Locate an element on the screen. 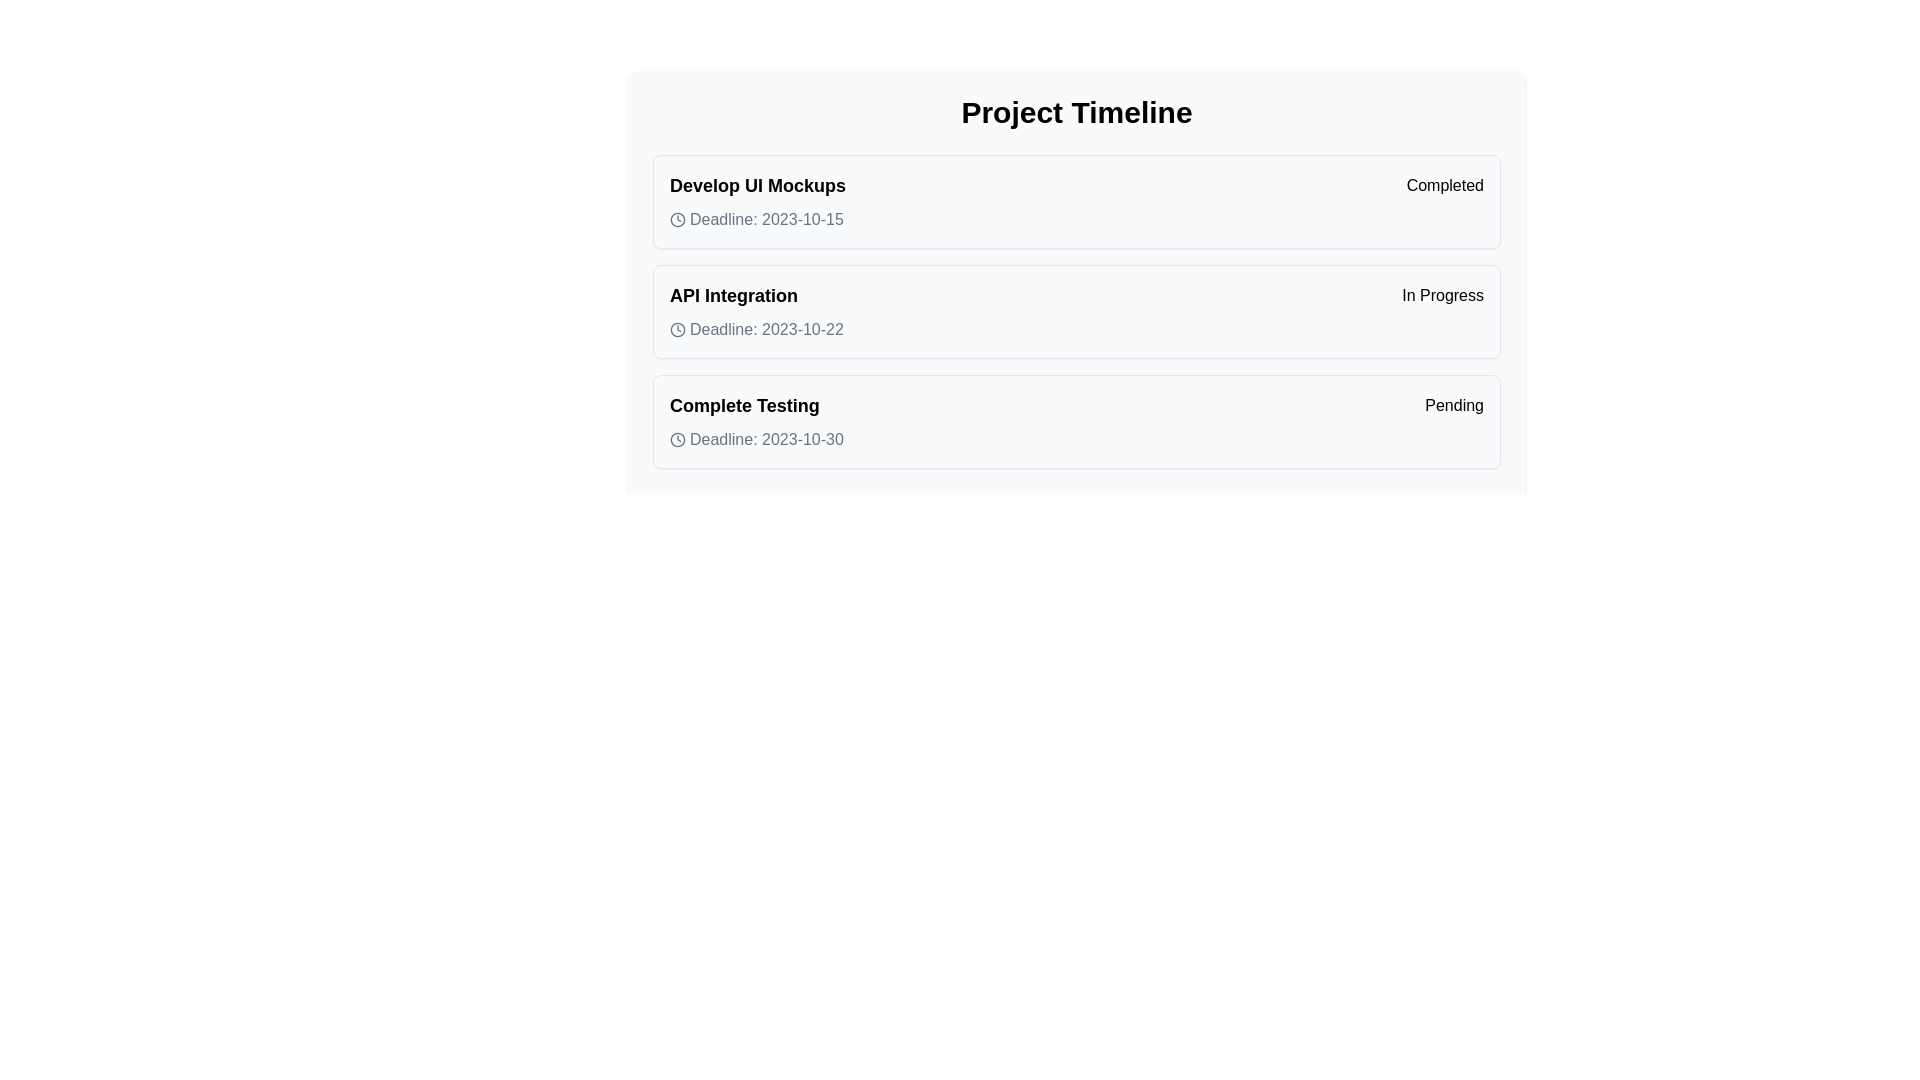  the bold text label reading 'Complete Testing', which is located in the bottommost row of the task list, to the left of the 'Pending' badge is located at coordinates (743, 405).